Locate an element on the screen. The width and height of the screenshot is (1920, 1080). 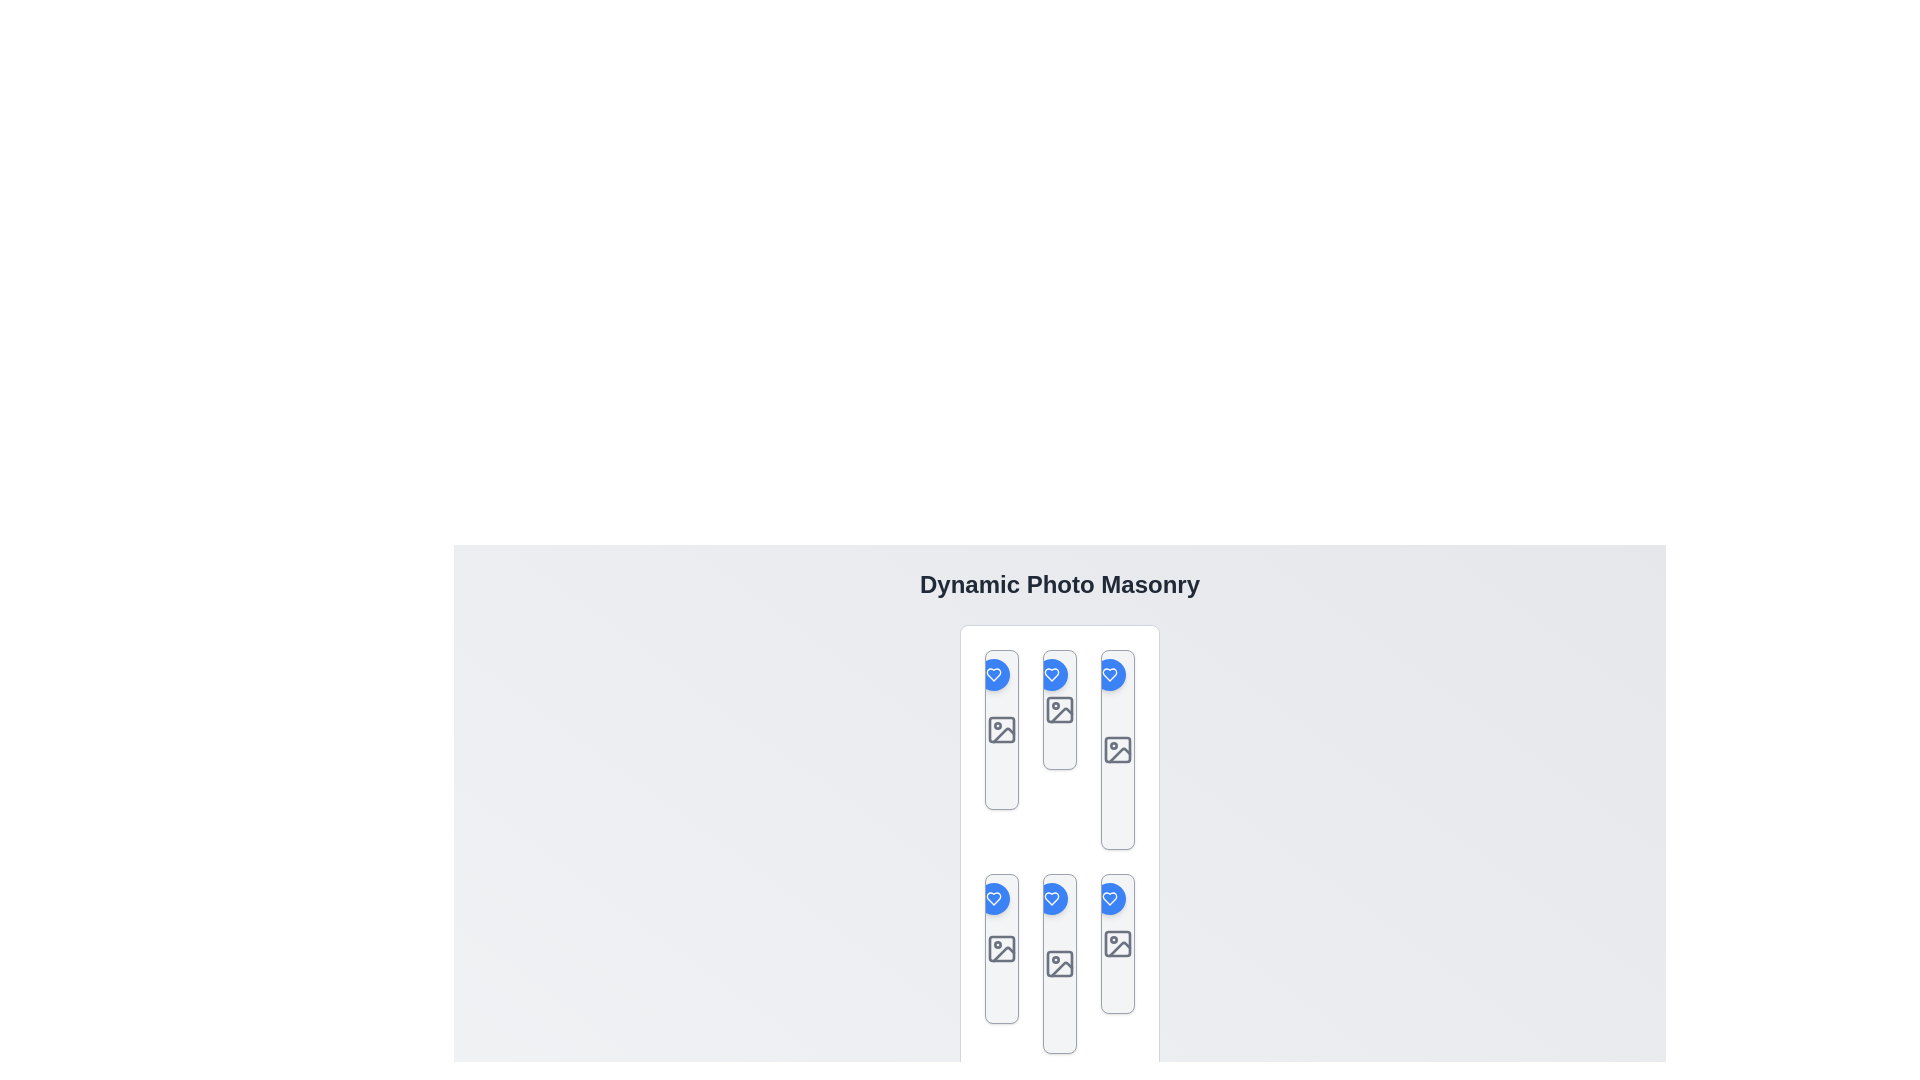
the heart icon inside the circular blue button to like or favorite the associated card located at the top-right corner of the vertical card-like box is located at coordinates (1050, 675).